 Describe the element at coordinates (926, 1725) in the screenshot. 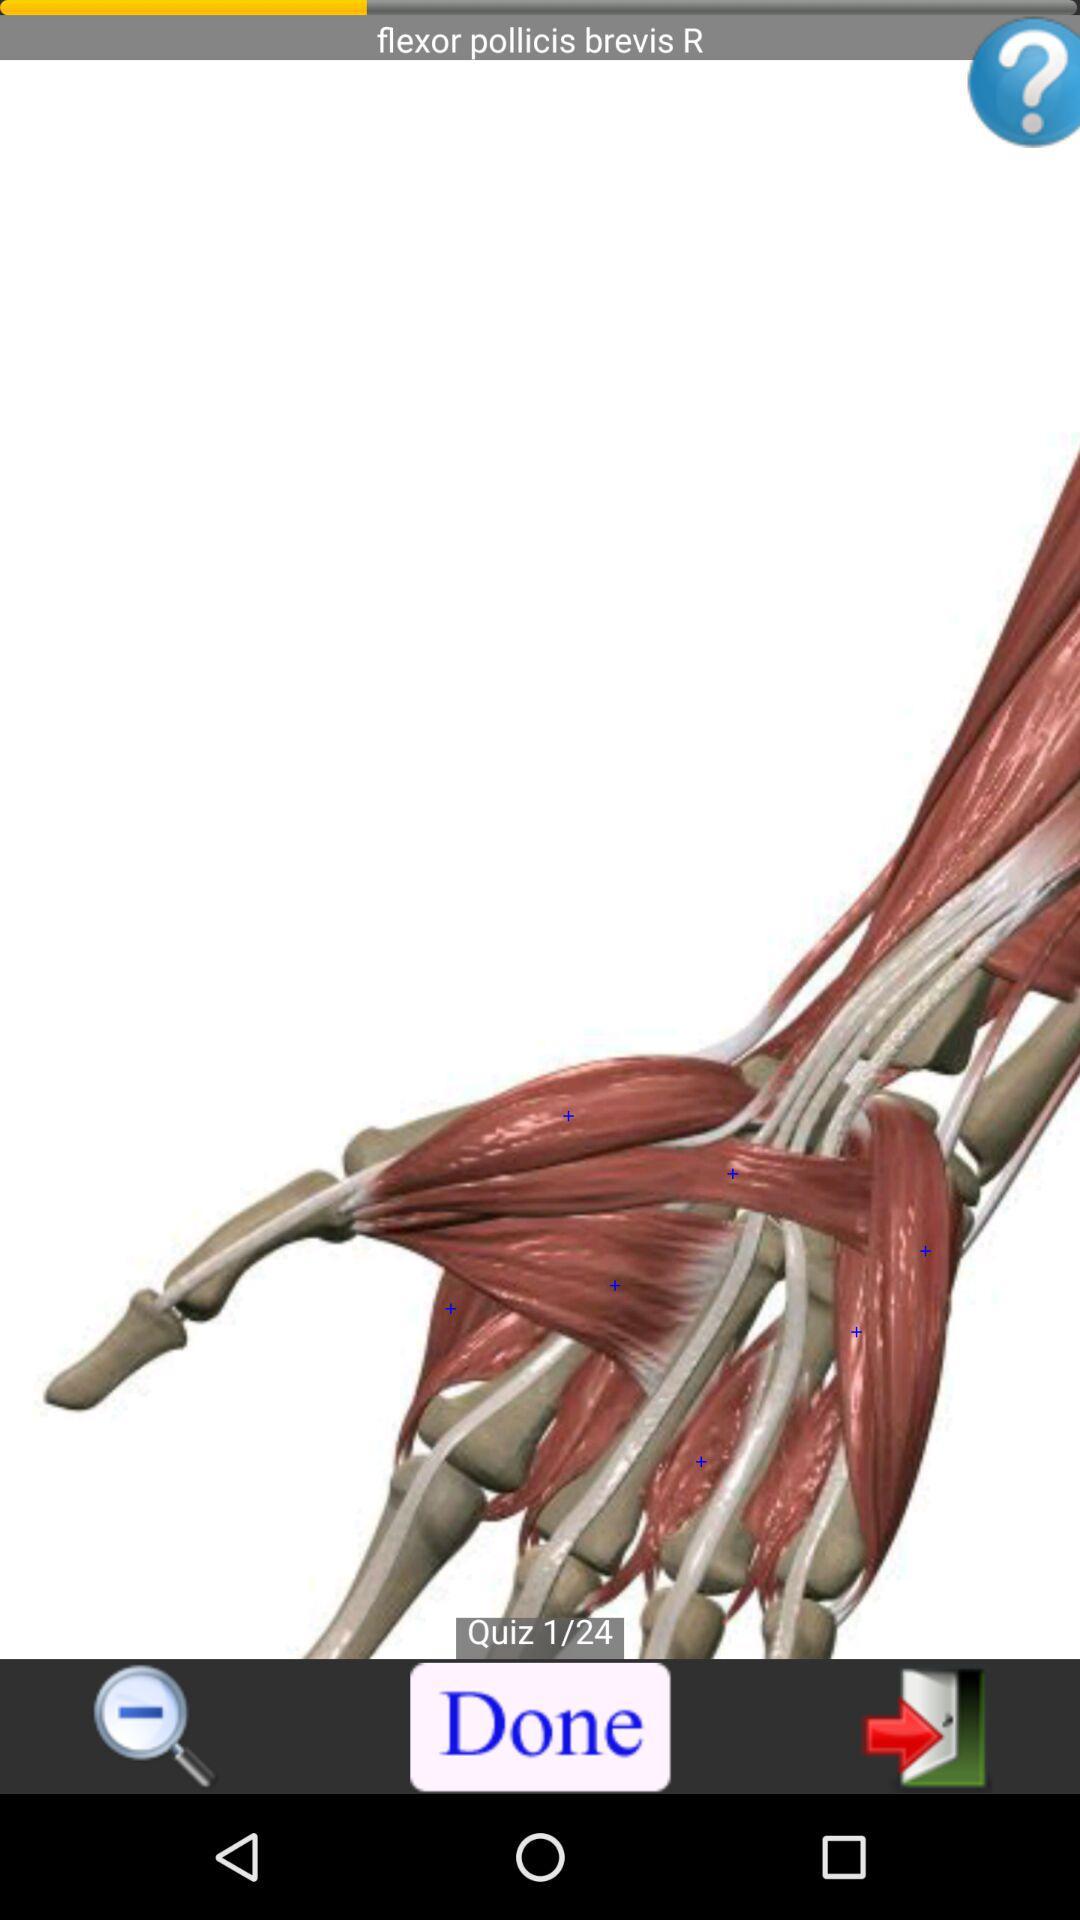

I see `exit` at that location.